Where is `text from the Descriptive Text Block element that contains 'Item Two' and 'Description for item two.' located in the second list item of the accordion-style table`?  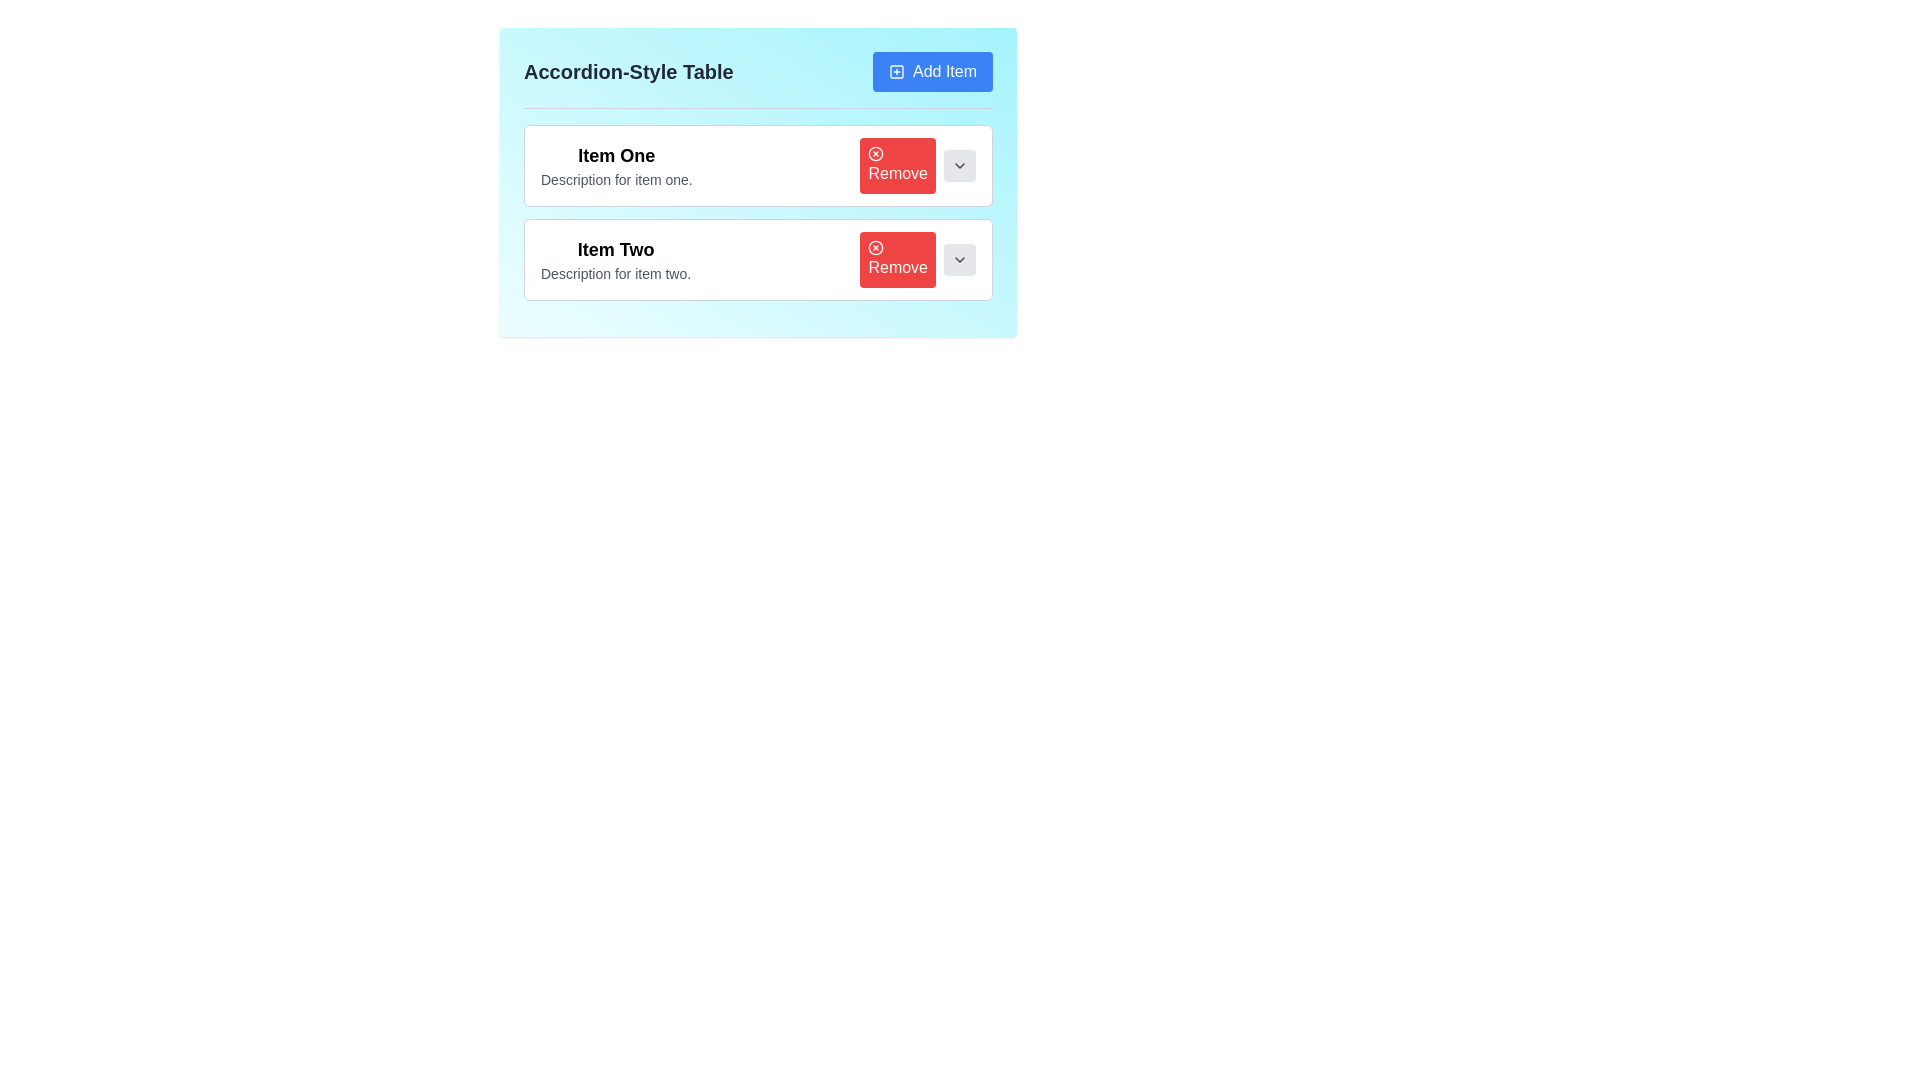 text from the Descriptive Text Block element that contains 'Item Two' and 'Description for item two.' located in the second list item of the accordion-style table is located at coordinates (615, 258).